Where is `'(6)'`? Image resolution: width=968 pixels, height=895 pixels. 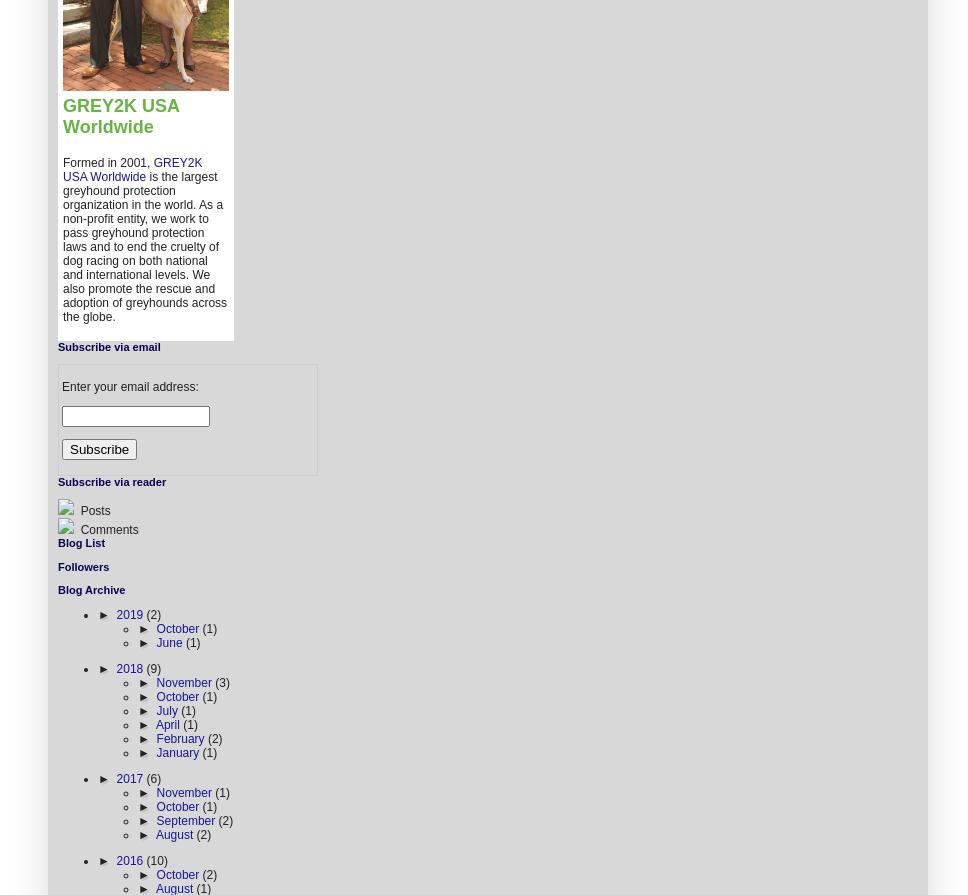
'(6)' is located at coordinates (152, 778).